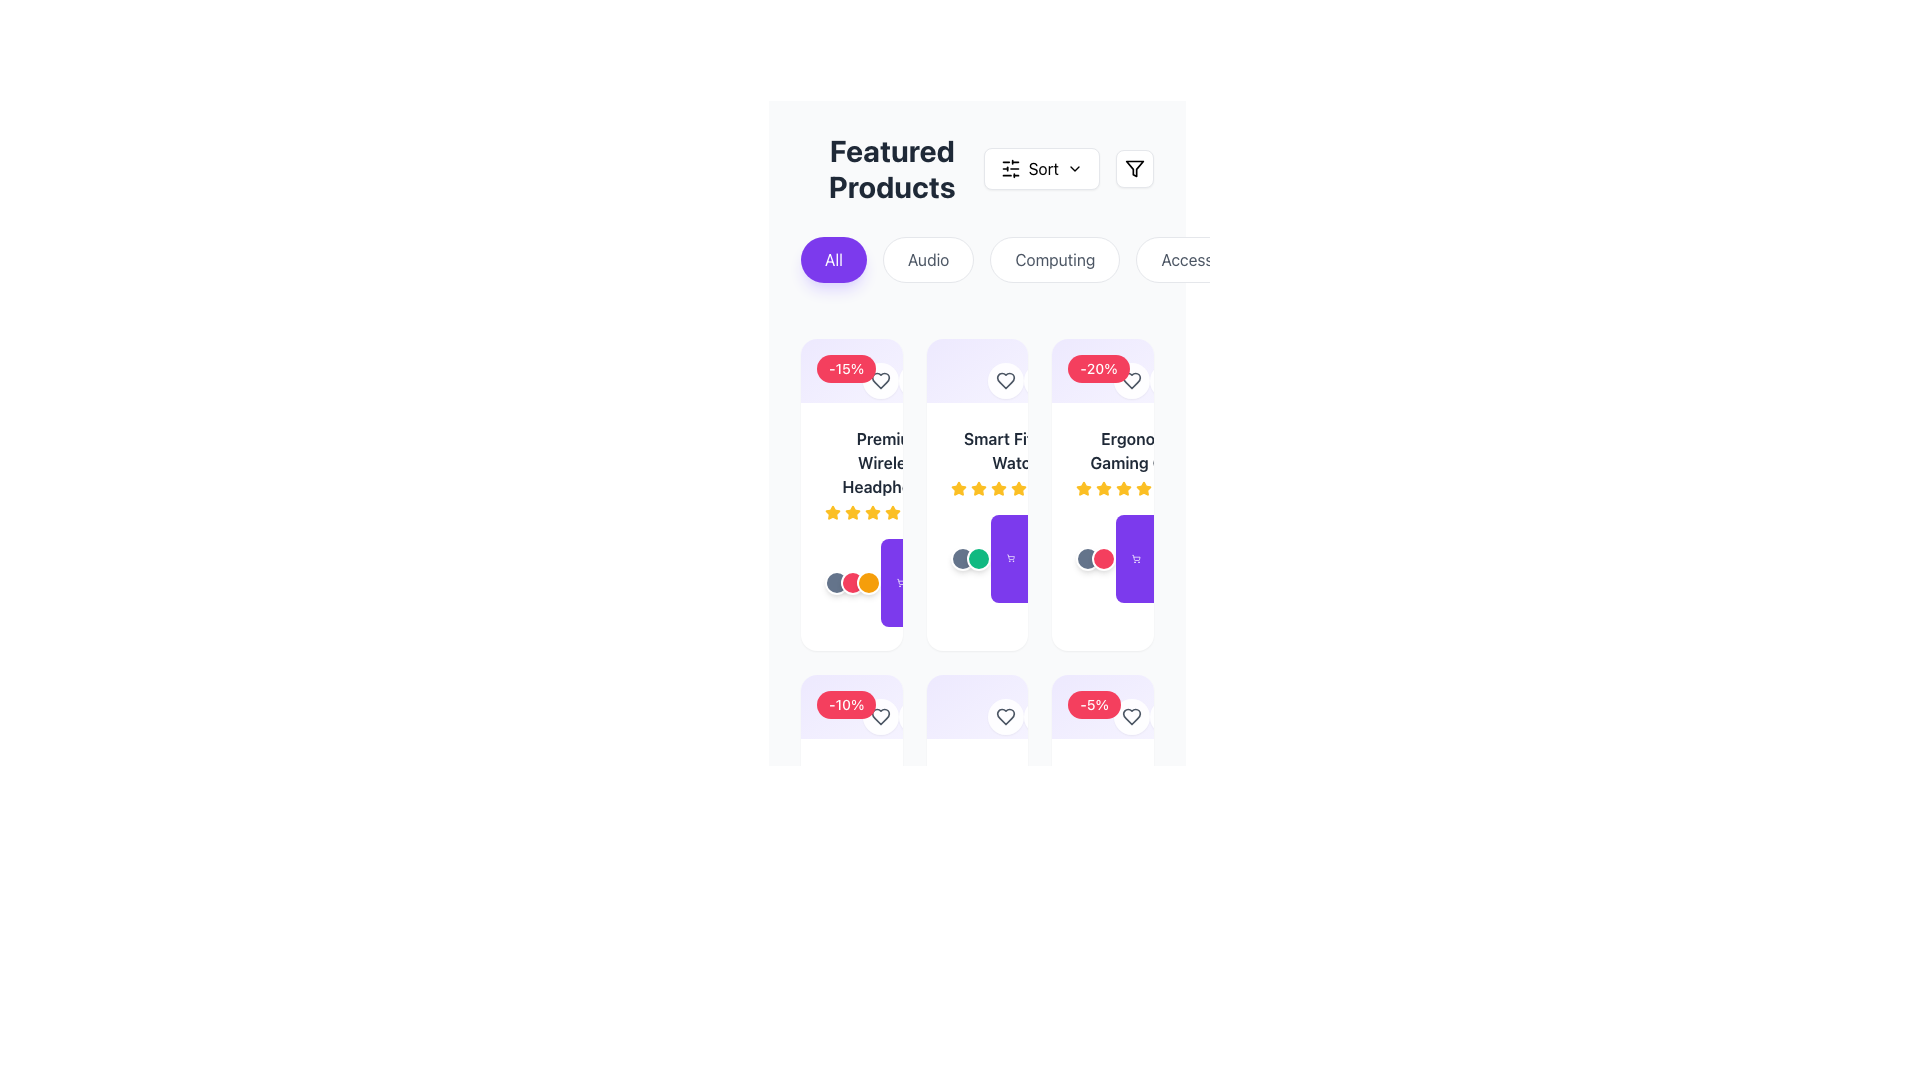  Describe the element at coordinates (1016, 489) in the screenshot. I see `the third amber star icon in the rating system displayed under the product name 'Smart Fitness Watch'` at that location.